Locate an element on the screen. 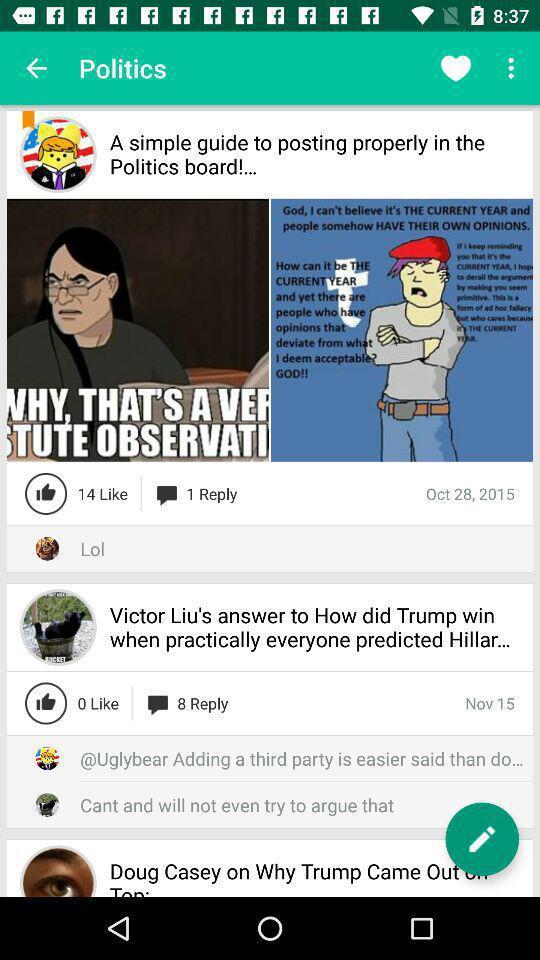 Image resolution: width=540 pixels, height=960 pixels. like this post is located at coordinates (46, 703).